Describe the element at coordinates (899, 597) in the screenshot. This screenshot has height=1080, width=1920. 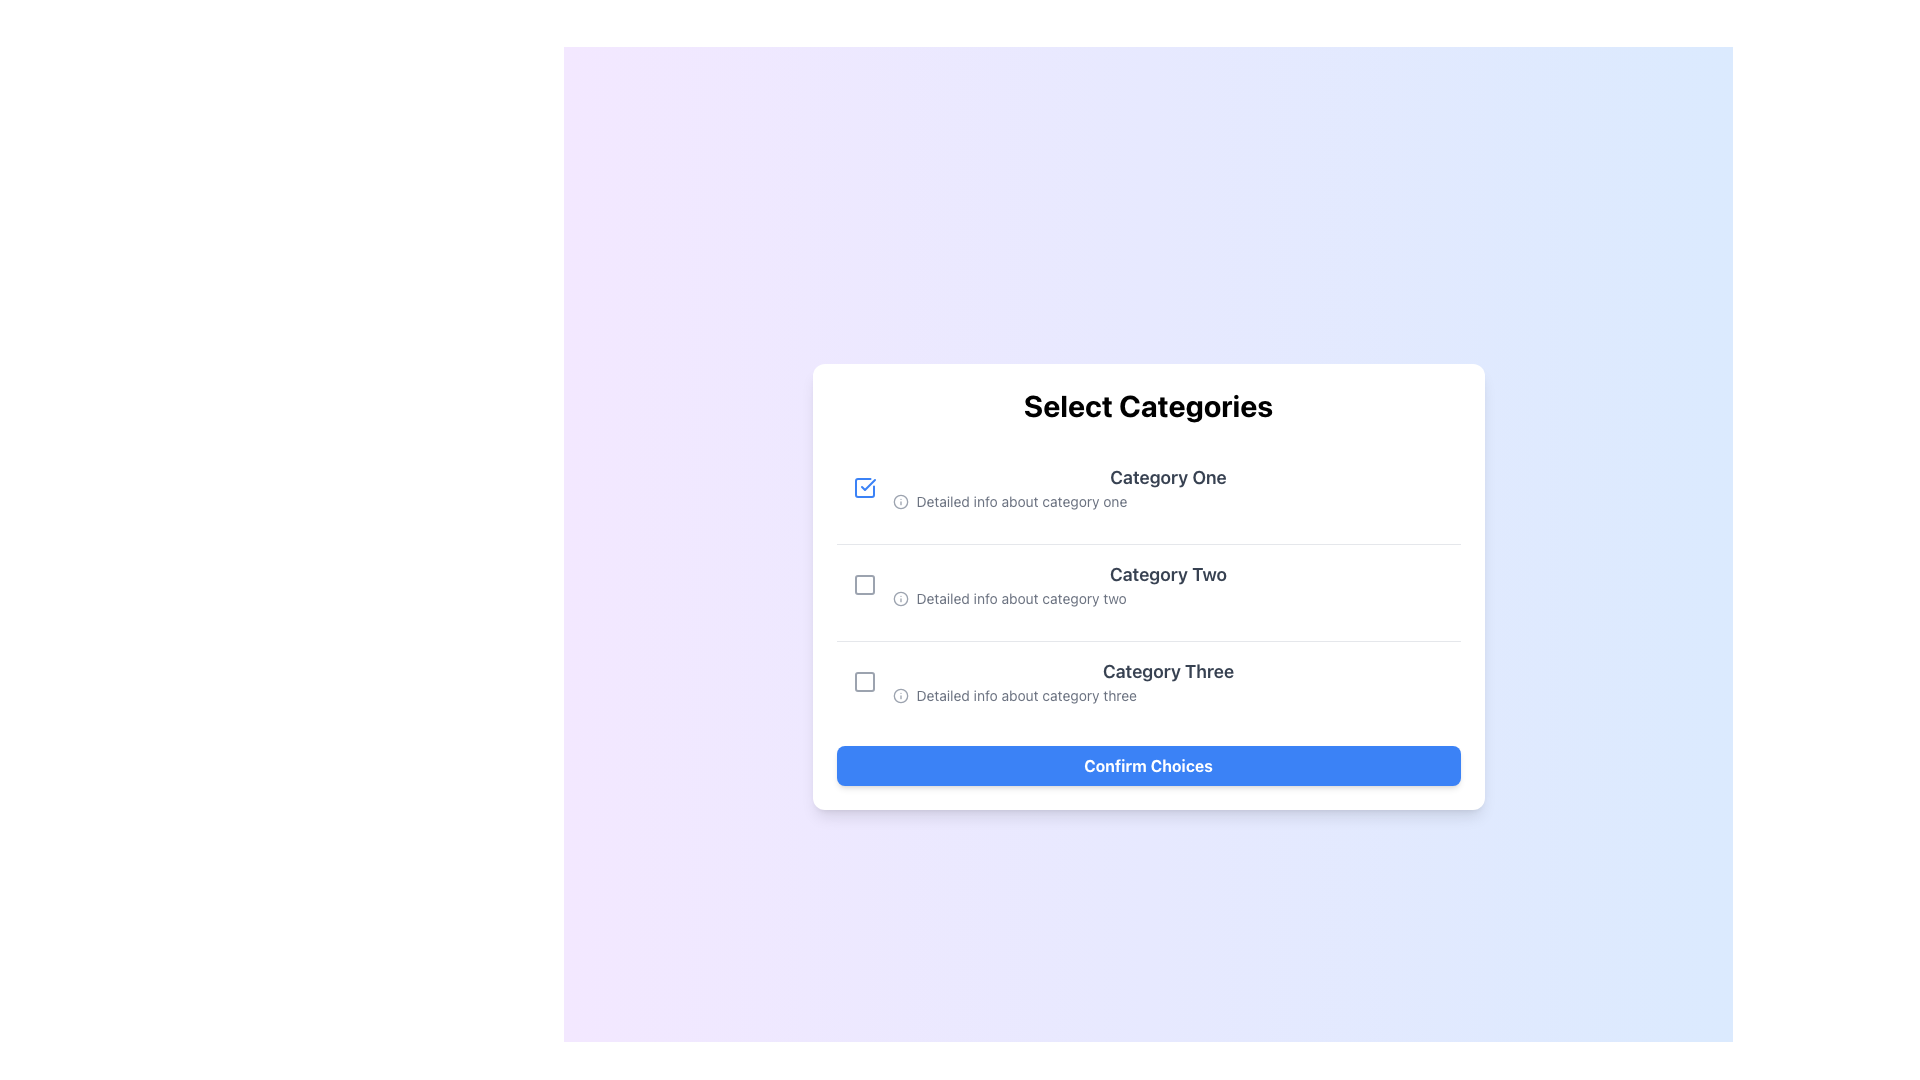
I see `the SVG Circle Element with a gray outline located next to the text 'Detailed info about category two' in the 'Select Categories' dialog box` at that location.